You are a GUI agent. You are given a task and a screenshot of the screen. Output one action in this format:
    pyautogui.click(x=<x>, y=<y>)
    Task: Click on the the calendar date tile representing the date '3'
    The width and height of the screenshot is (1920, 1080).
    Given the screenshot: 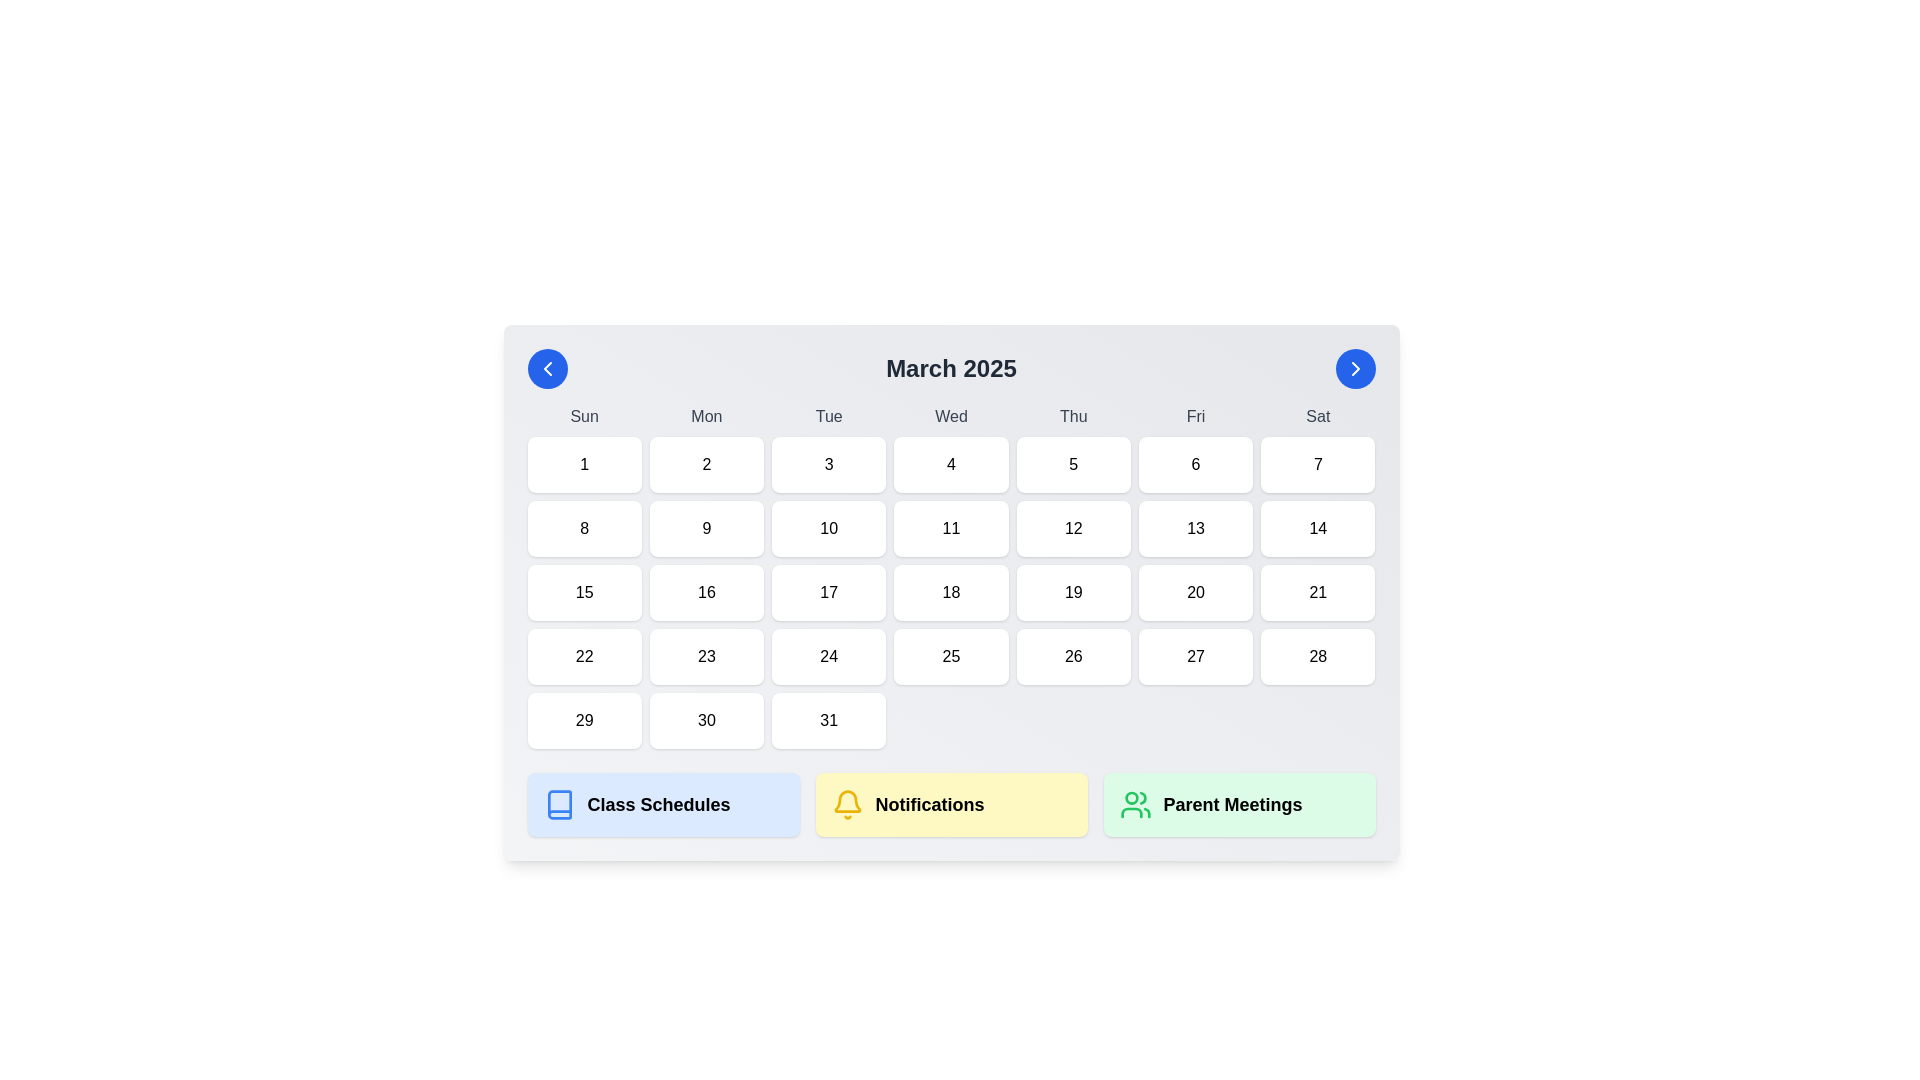 What is the action you would take?
    pyautogui.click(x=829, y=465)
    